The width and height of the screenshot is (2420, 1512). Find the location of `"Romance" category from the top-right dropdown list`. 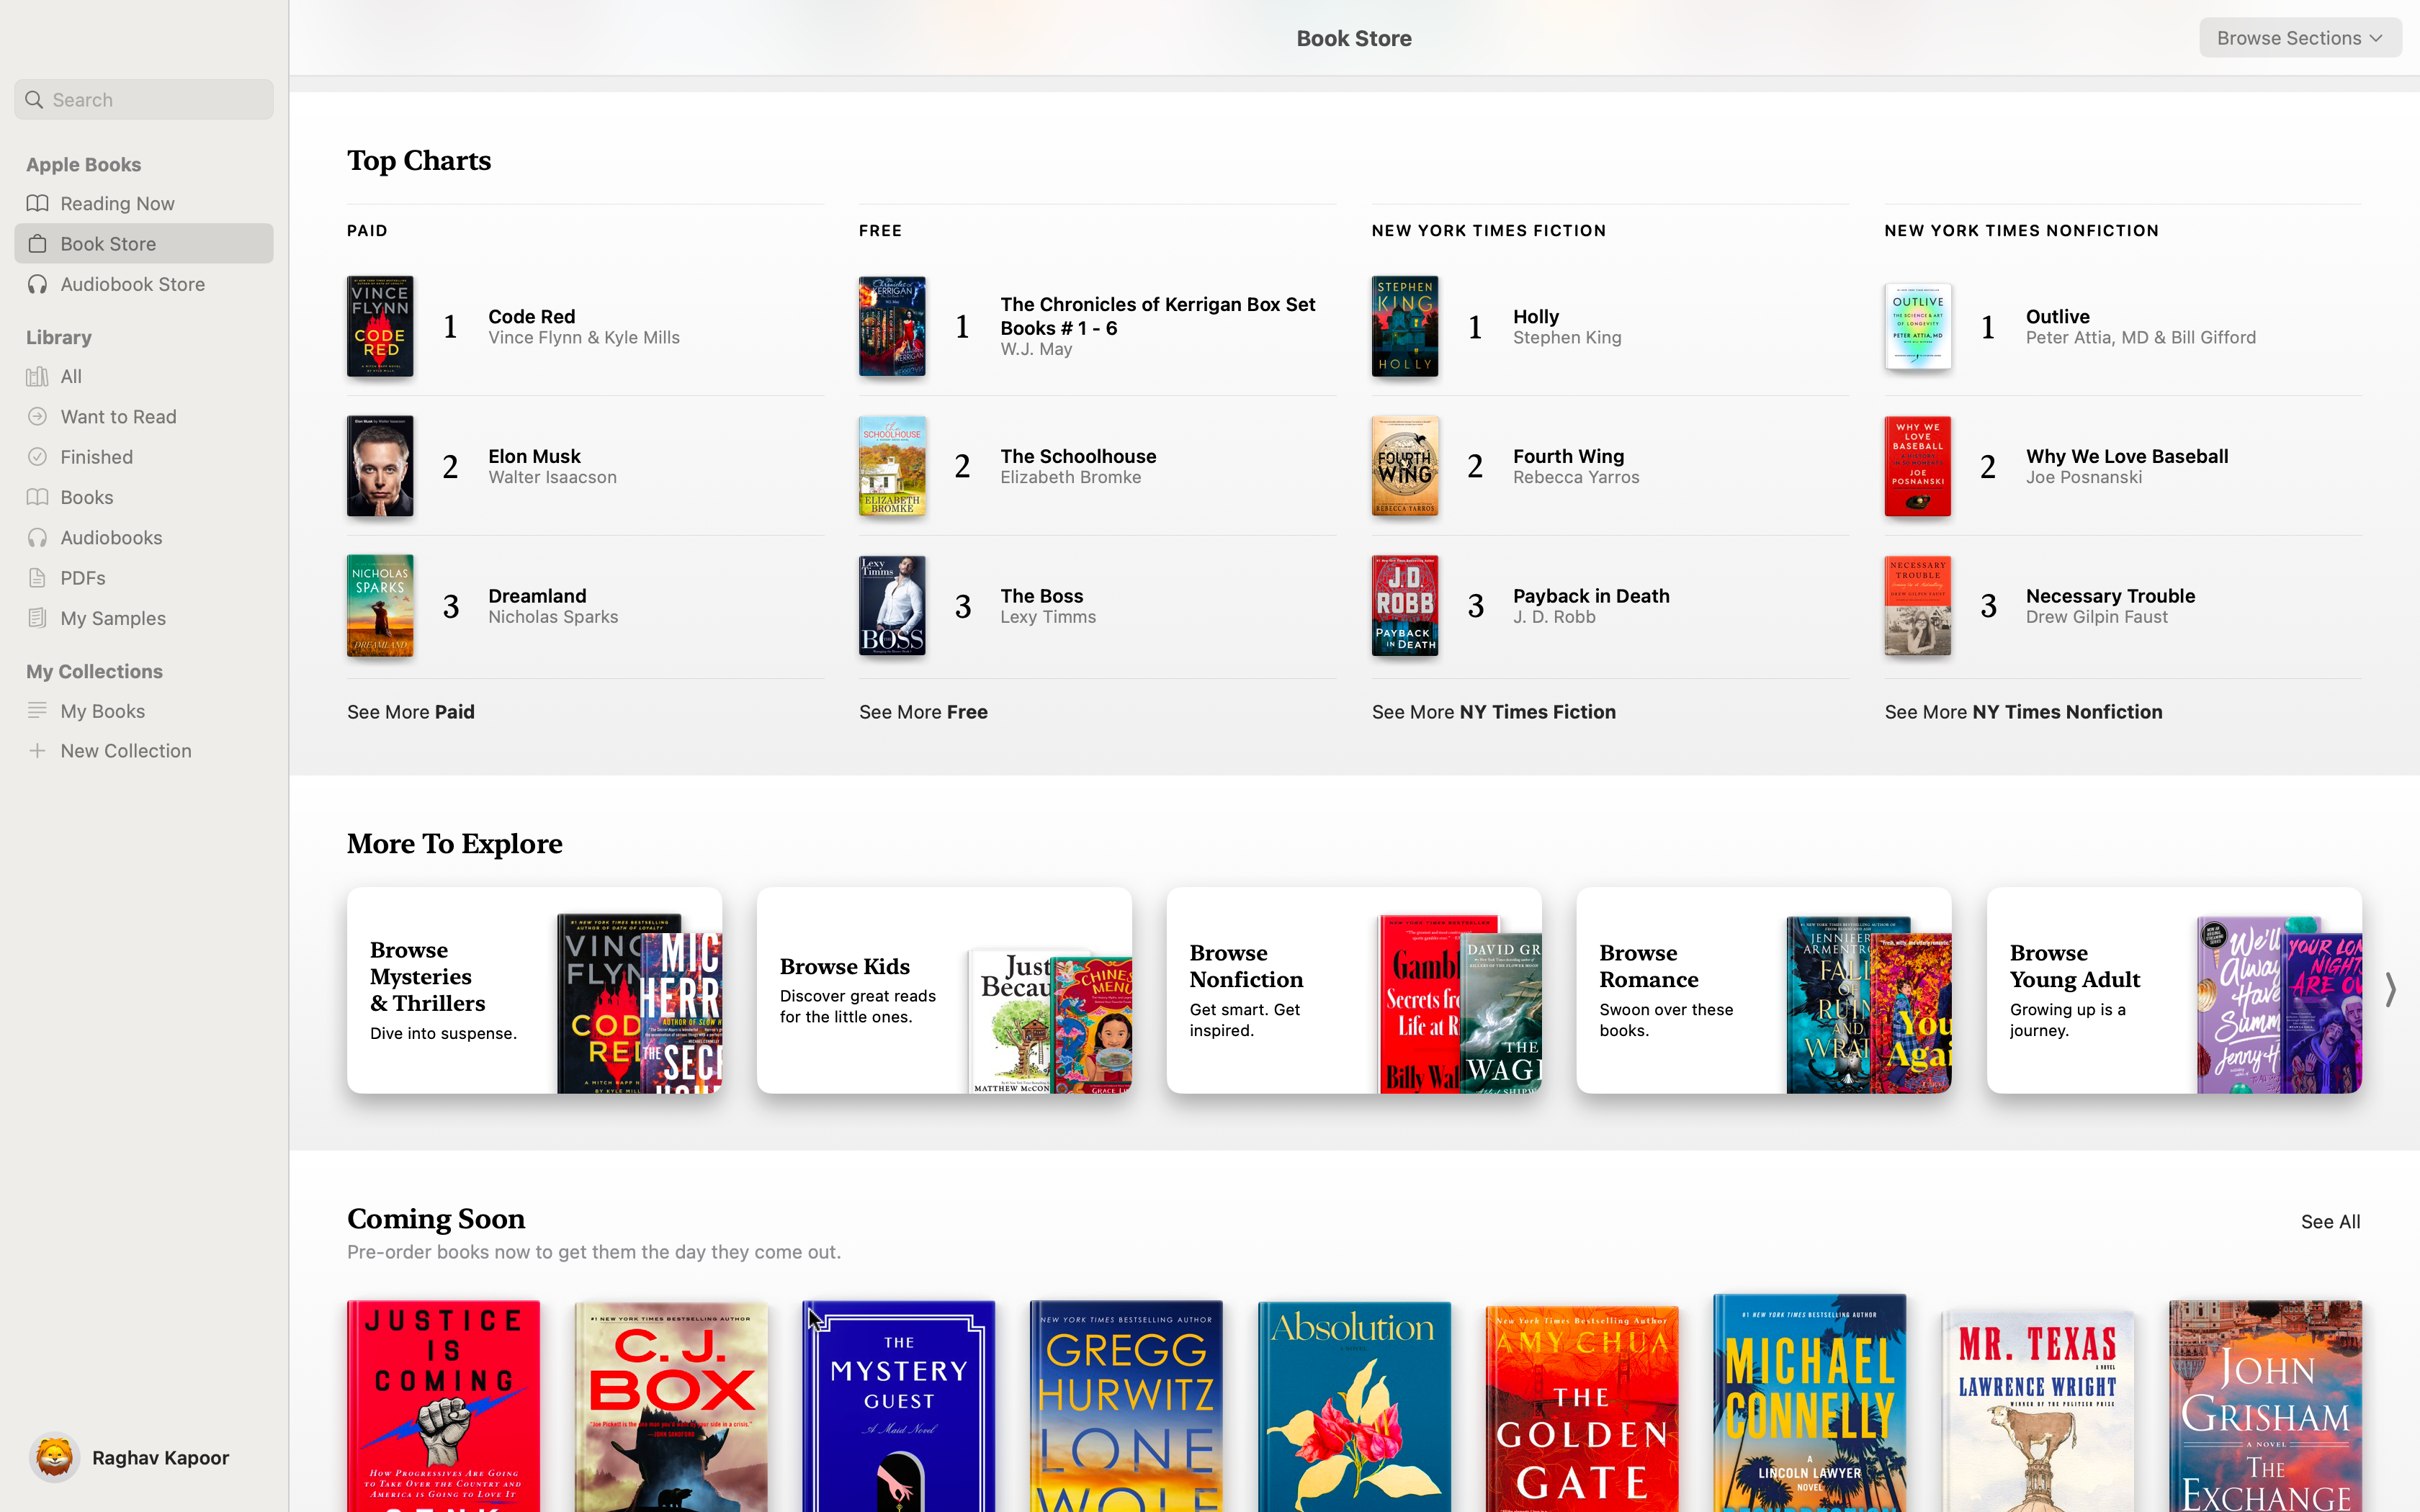

"Romance" category from the top-right dropdown list is located at coordinates (2300, 37).